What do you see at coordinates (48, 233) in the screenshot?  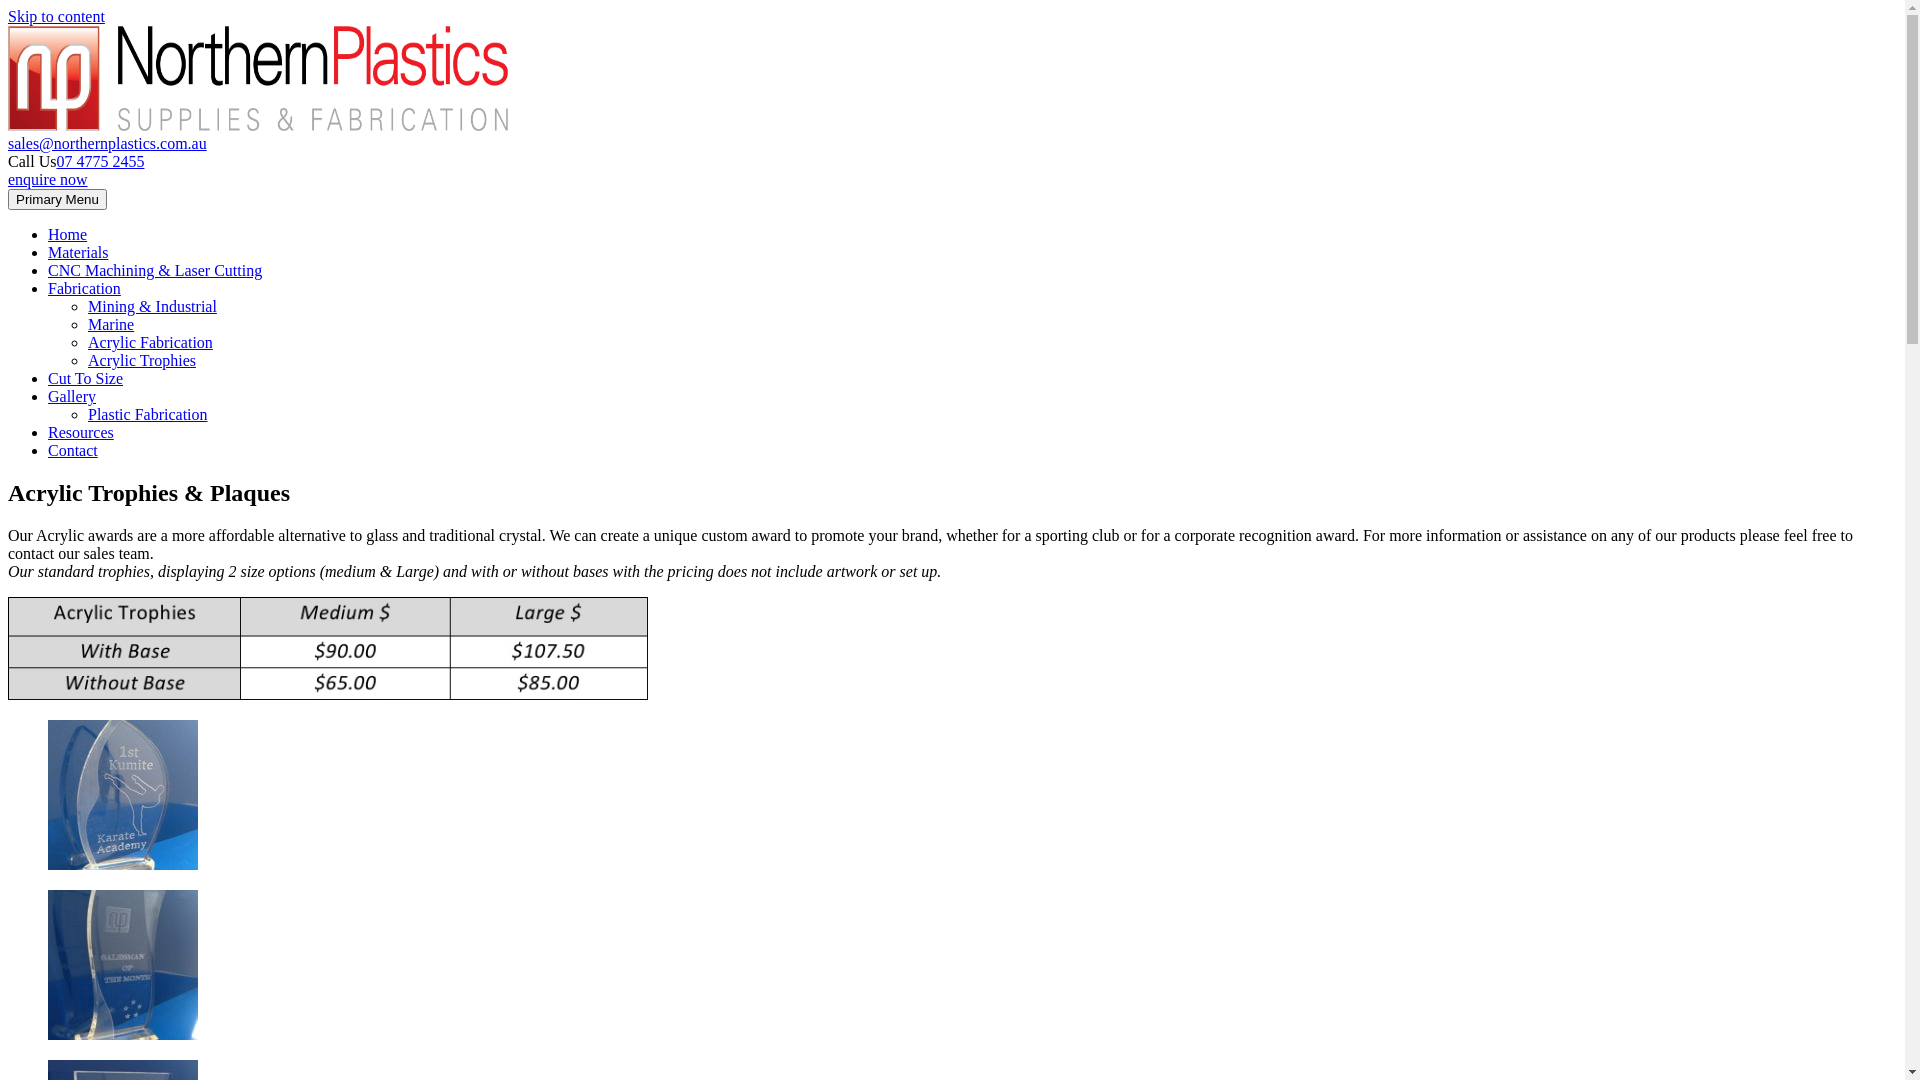 I see `'Home'` at bounding box center [48, 233].